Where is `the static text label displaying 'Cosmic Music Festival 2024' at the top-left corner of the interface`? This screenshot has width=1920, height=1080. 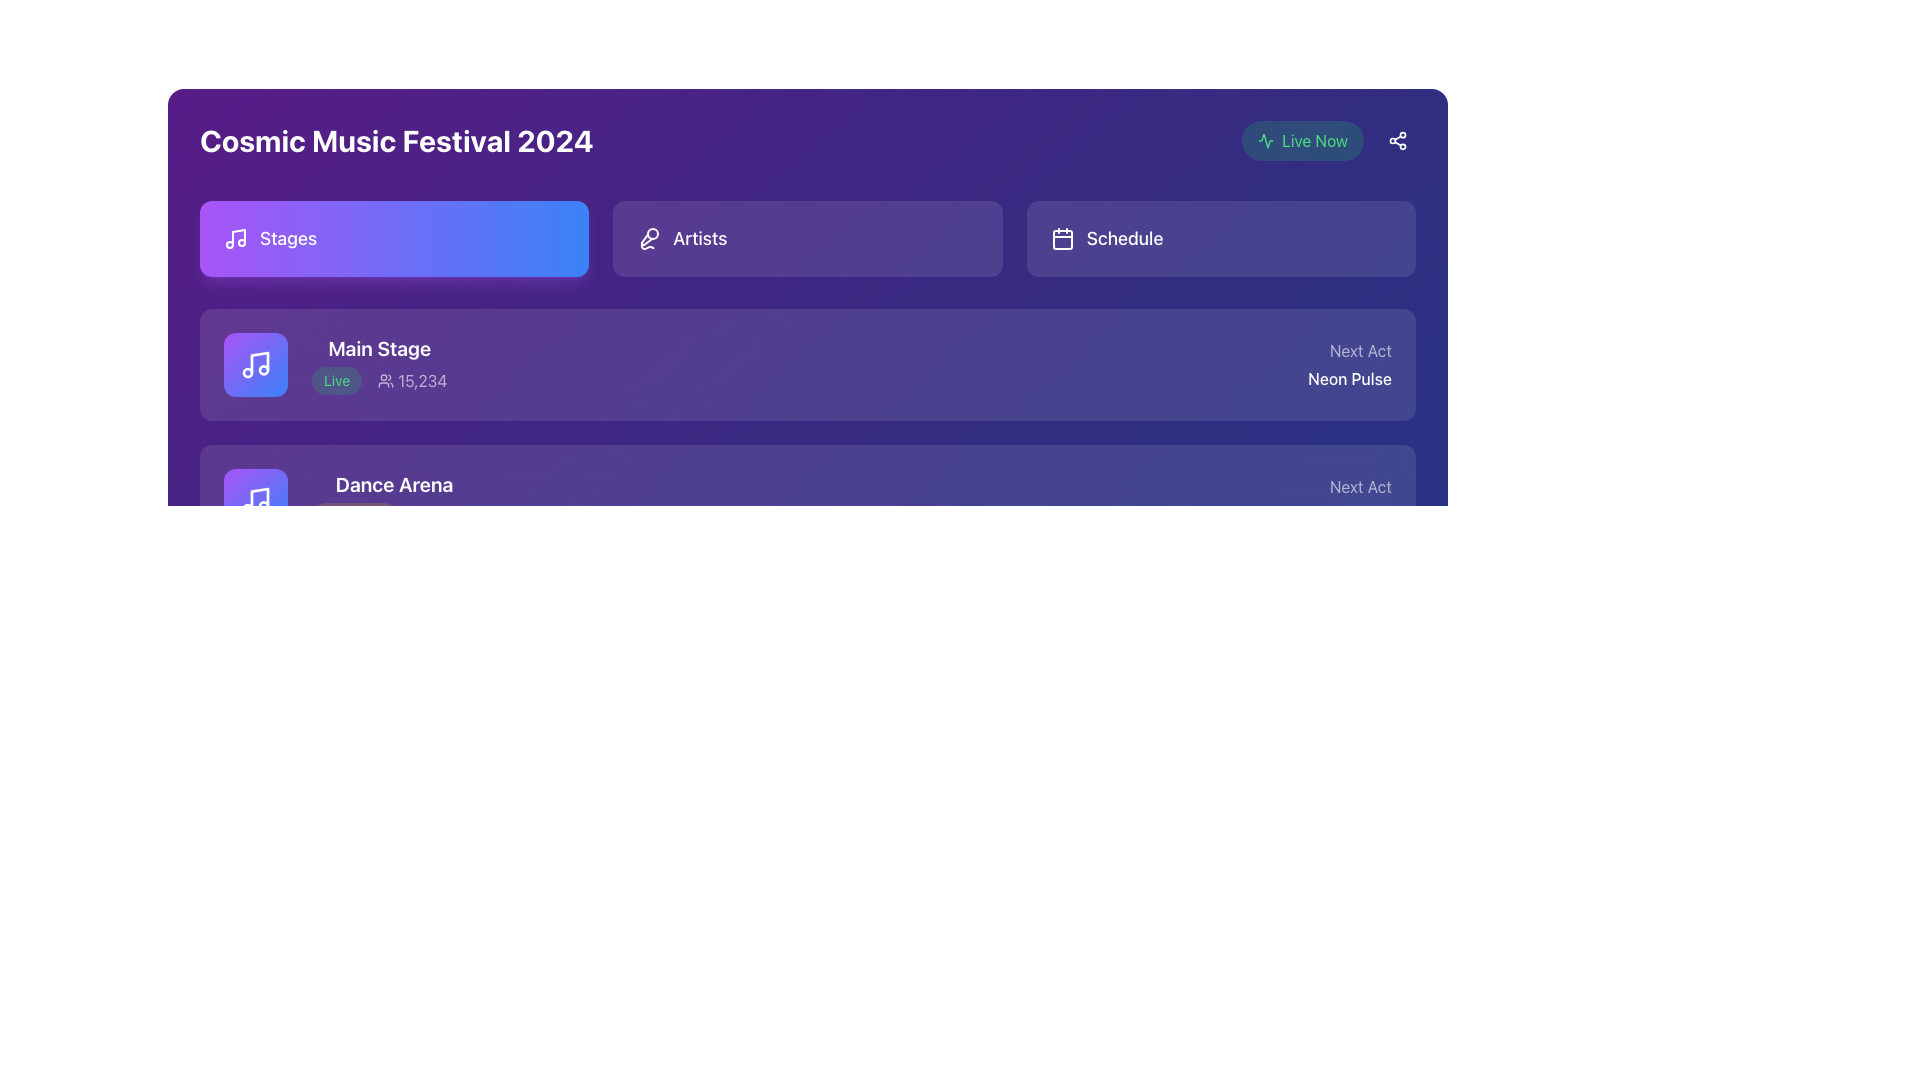 the static text label displaying 'Cosmic Music Festival 2024' at the top-left corner of the interface is located at coordinates (396, 140).